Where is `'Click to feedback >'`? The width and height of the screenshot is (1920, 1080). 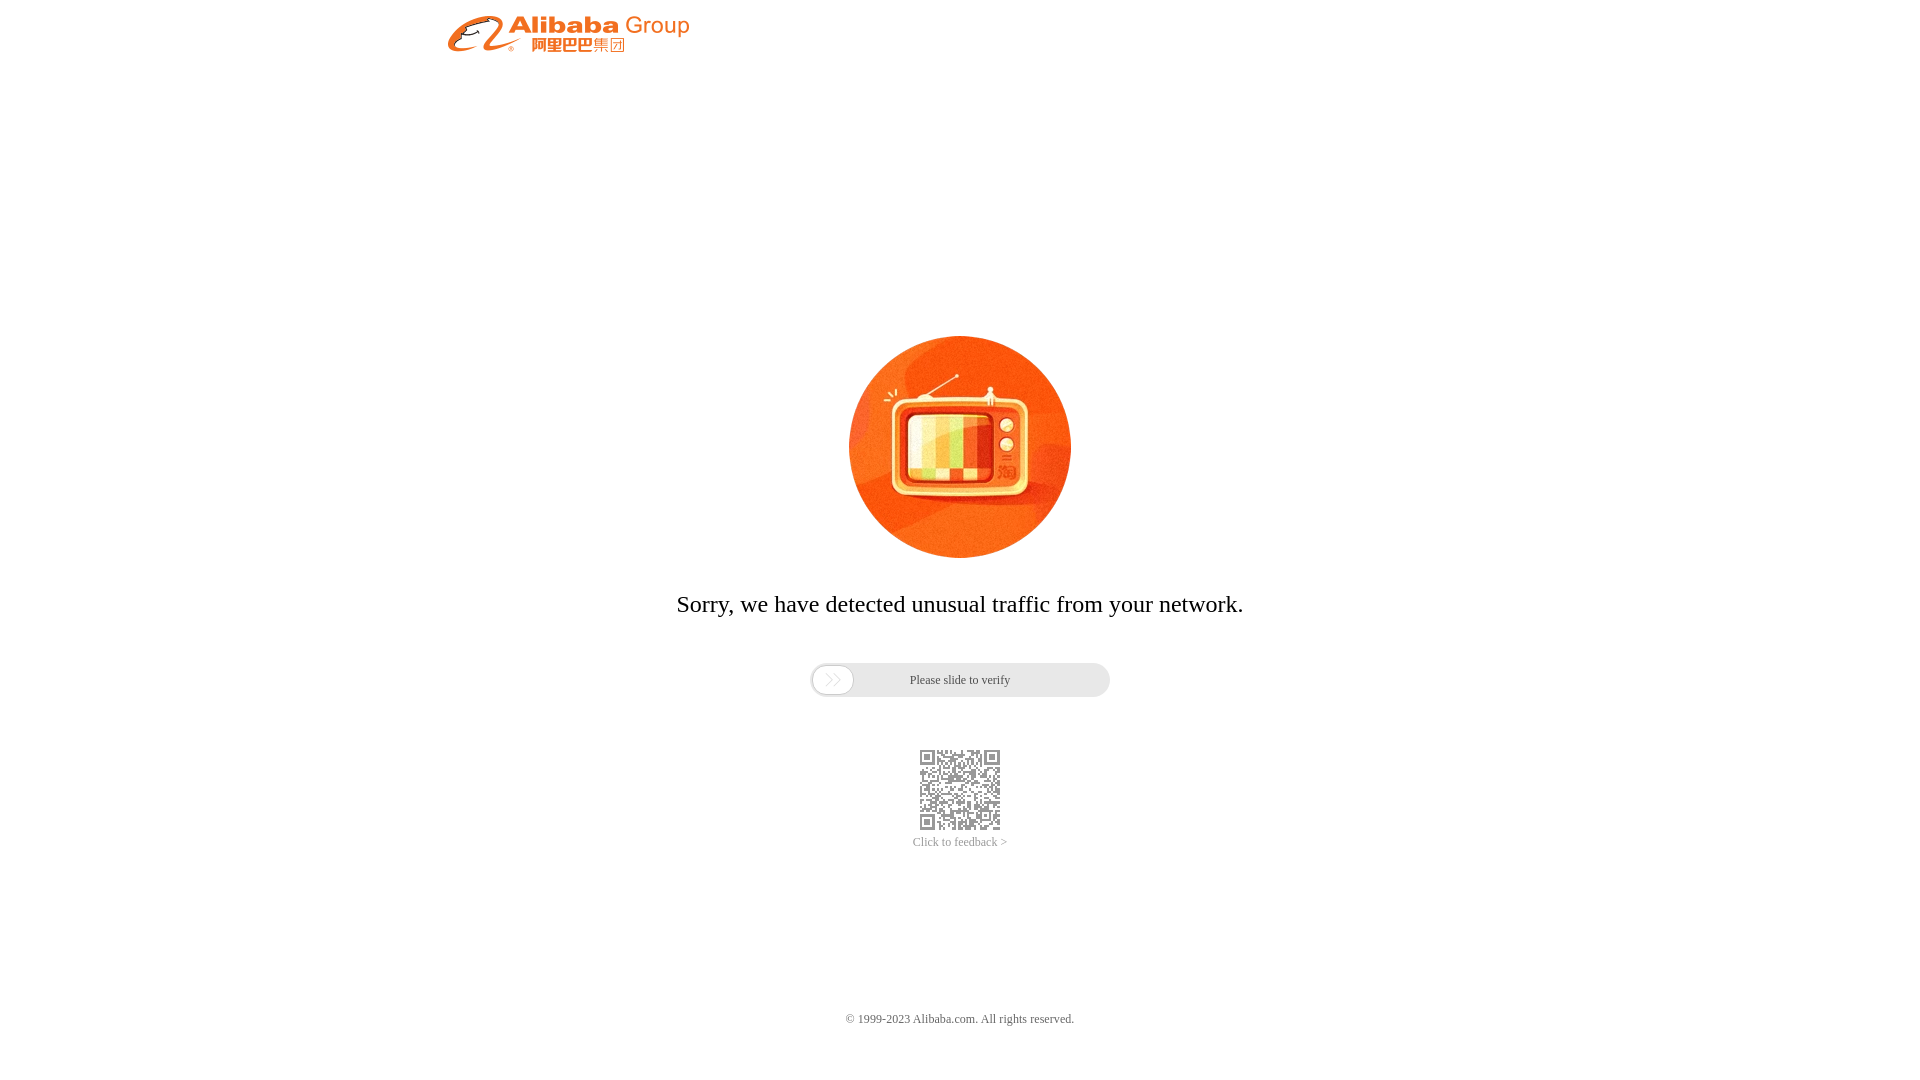
'Click to feedback >' is located at coordinates (911, 842).